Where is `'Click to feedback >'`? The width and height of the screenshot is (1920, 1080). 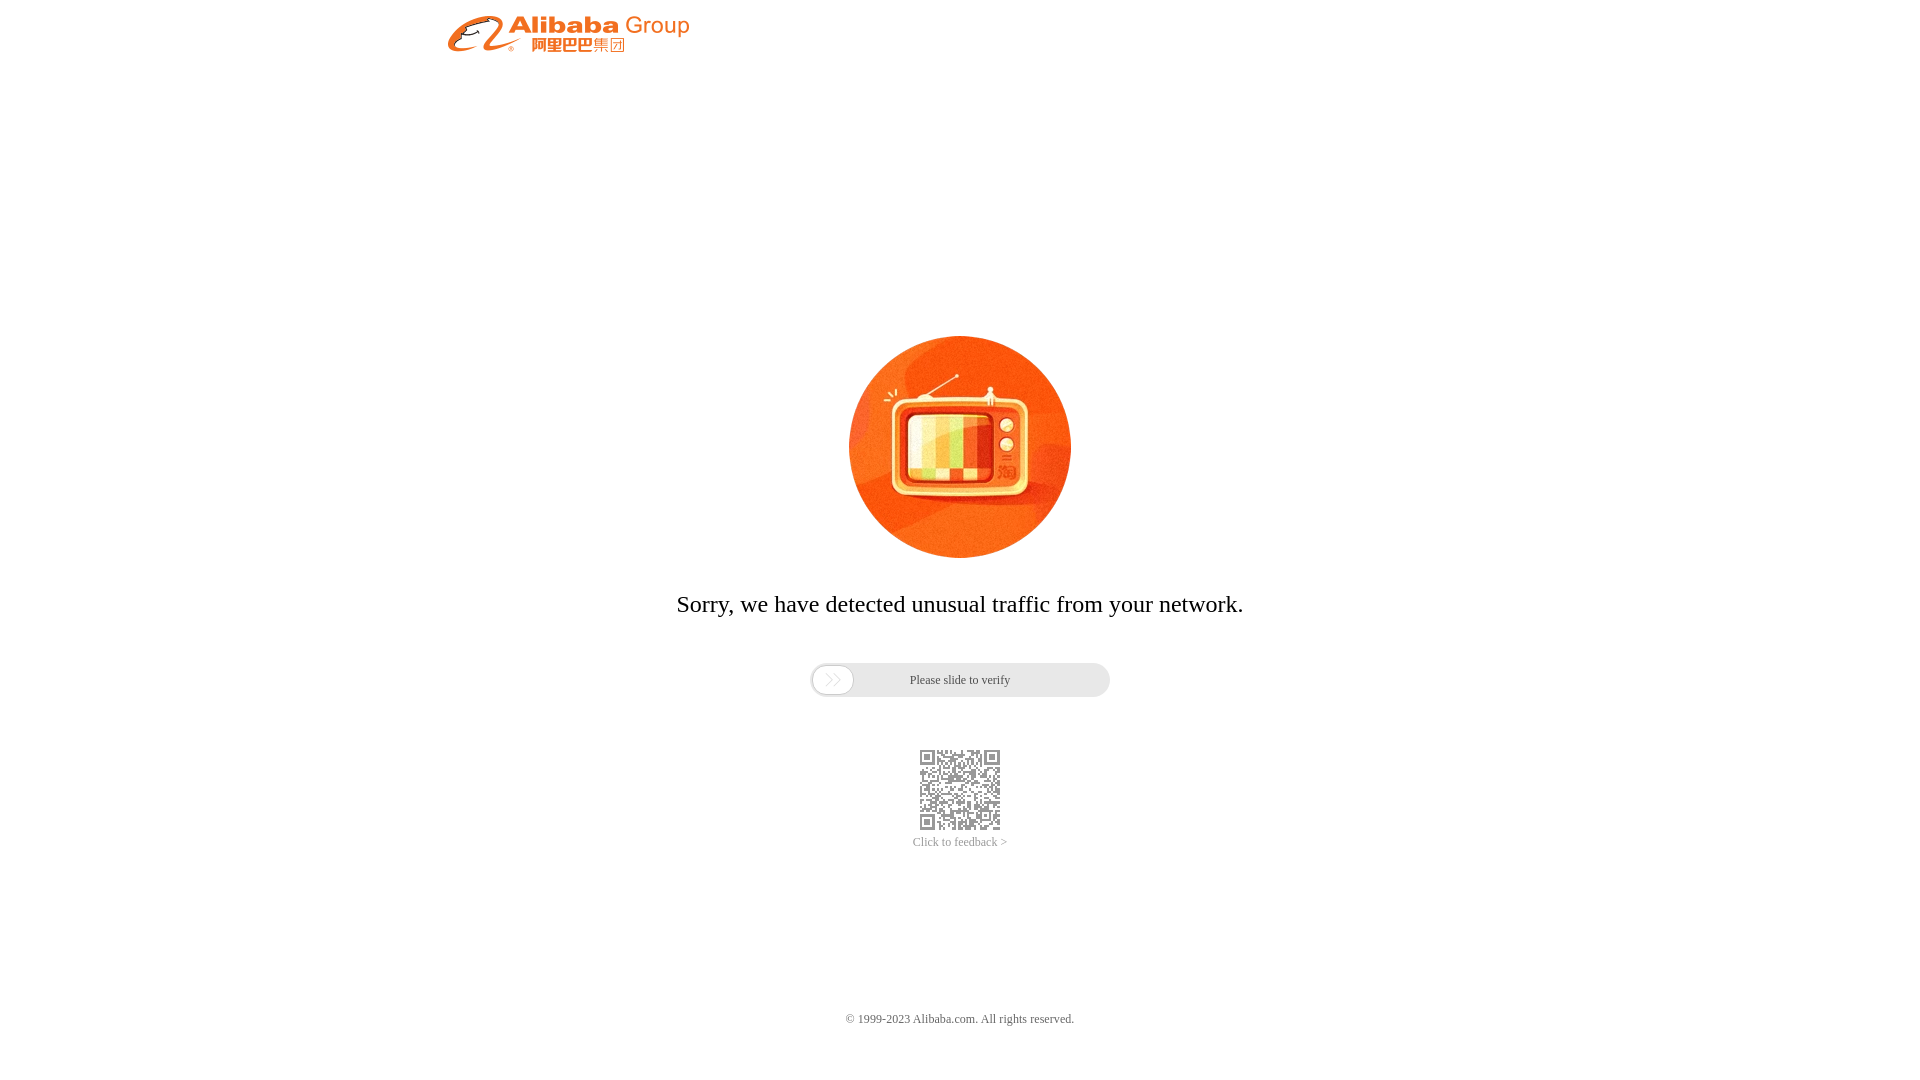
'Click to feedback >' is located at coordinates (911, 842).